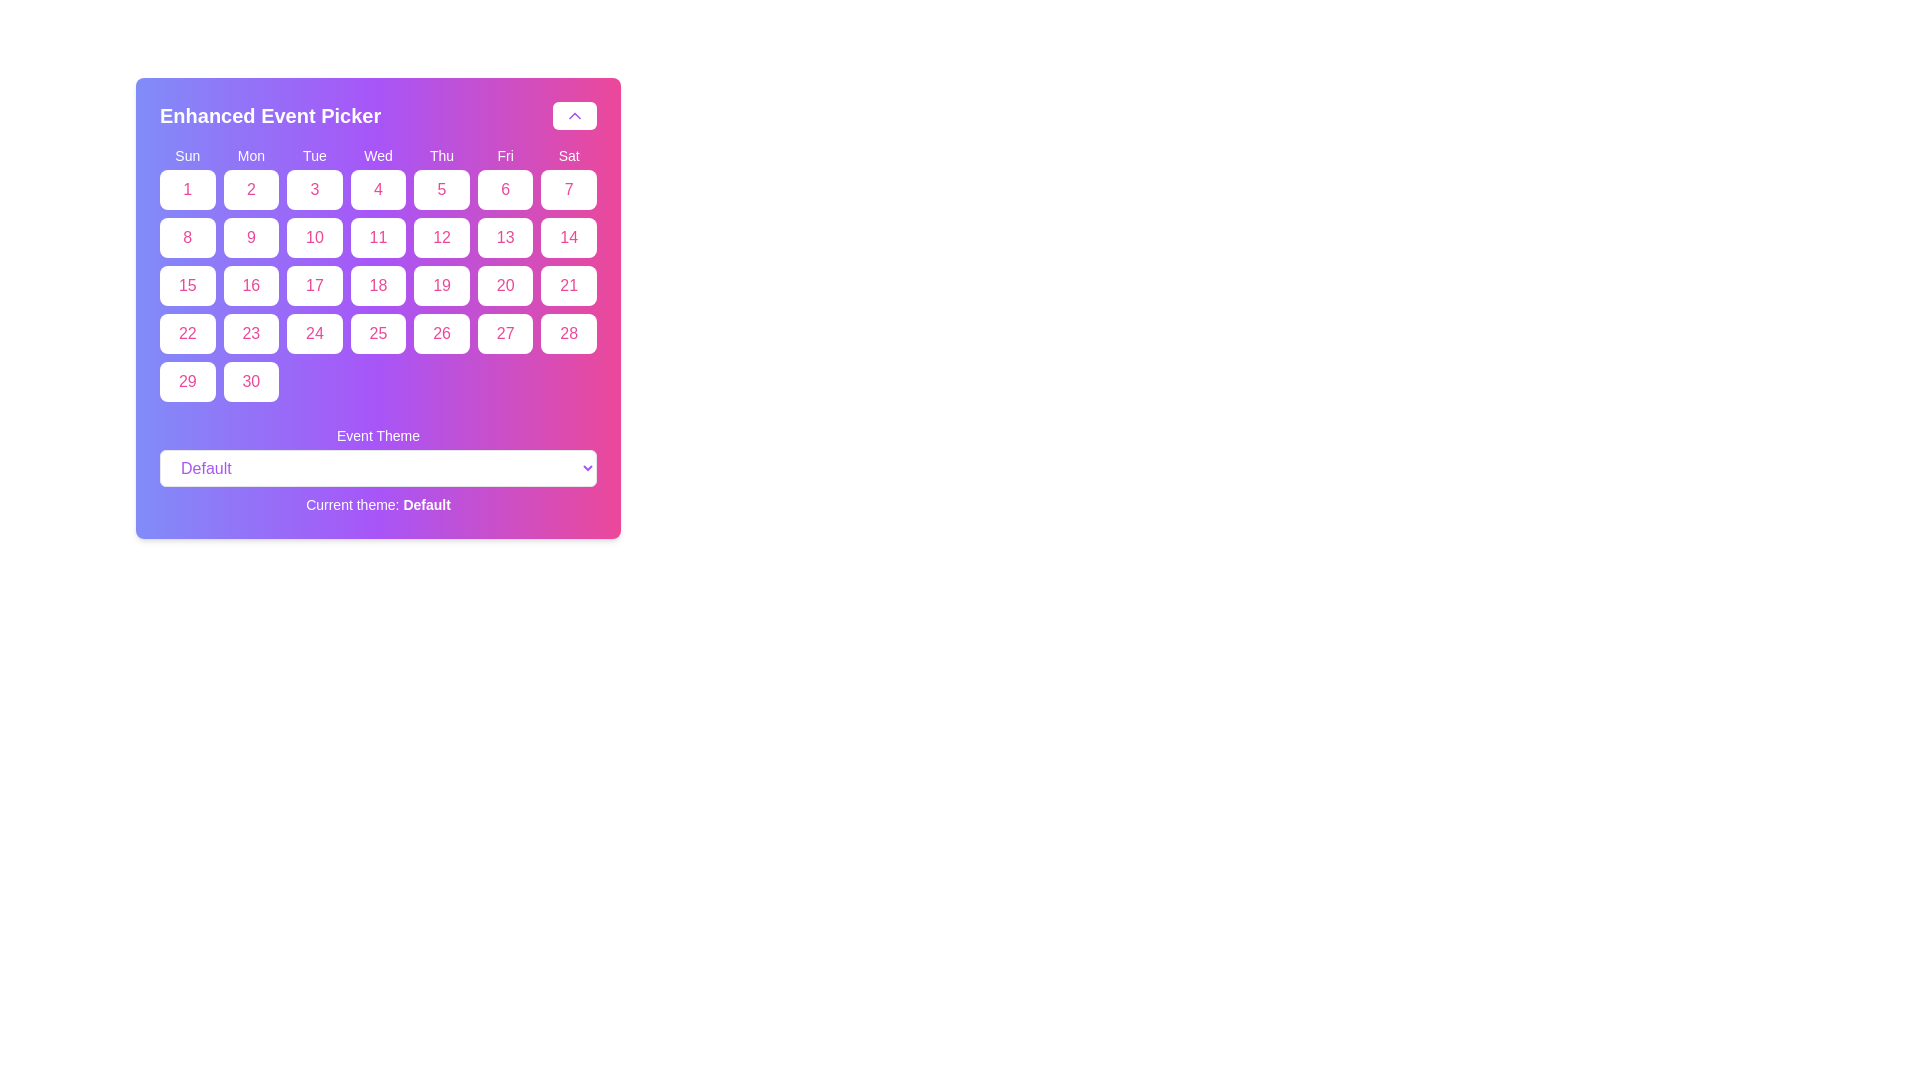  I want to click on the date selection button for '24' in the calendar interface located in the fourth row and fourth column, so click(313, 333).